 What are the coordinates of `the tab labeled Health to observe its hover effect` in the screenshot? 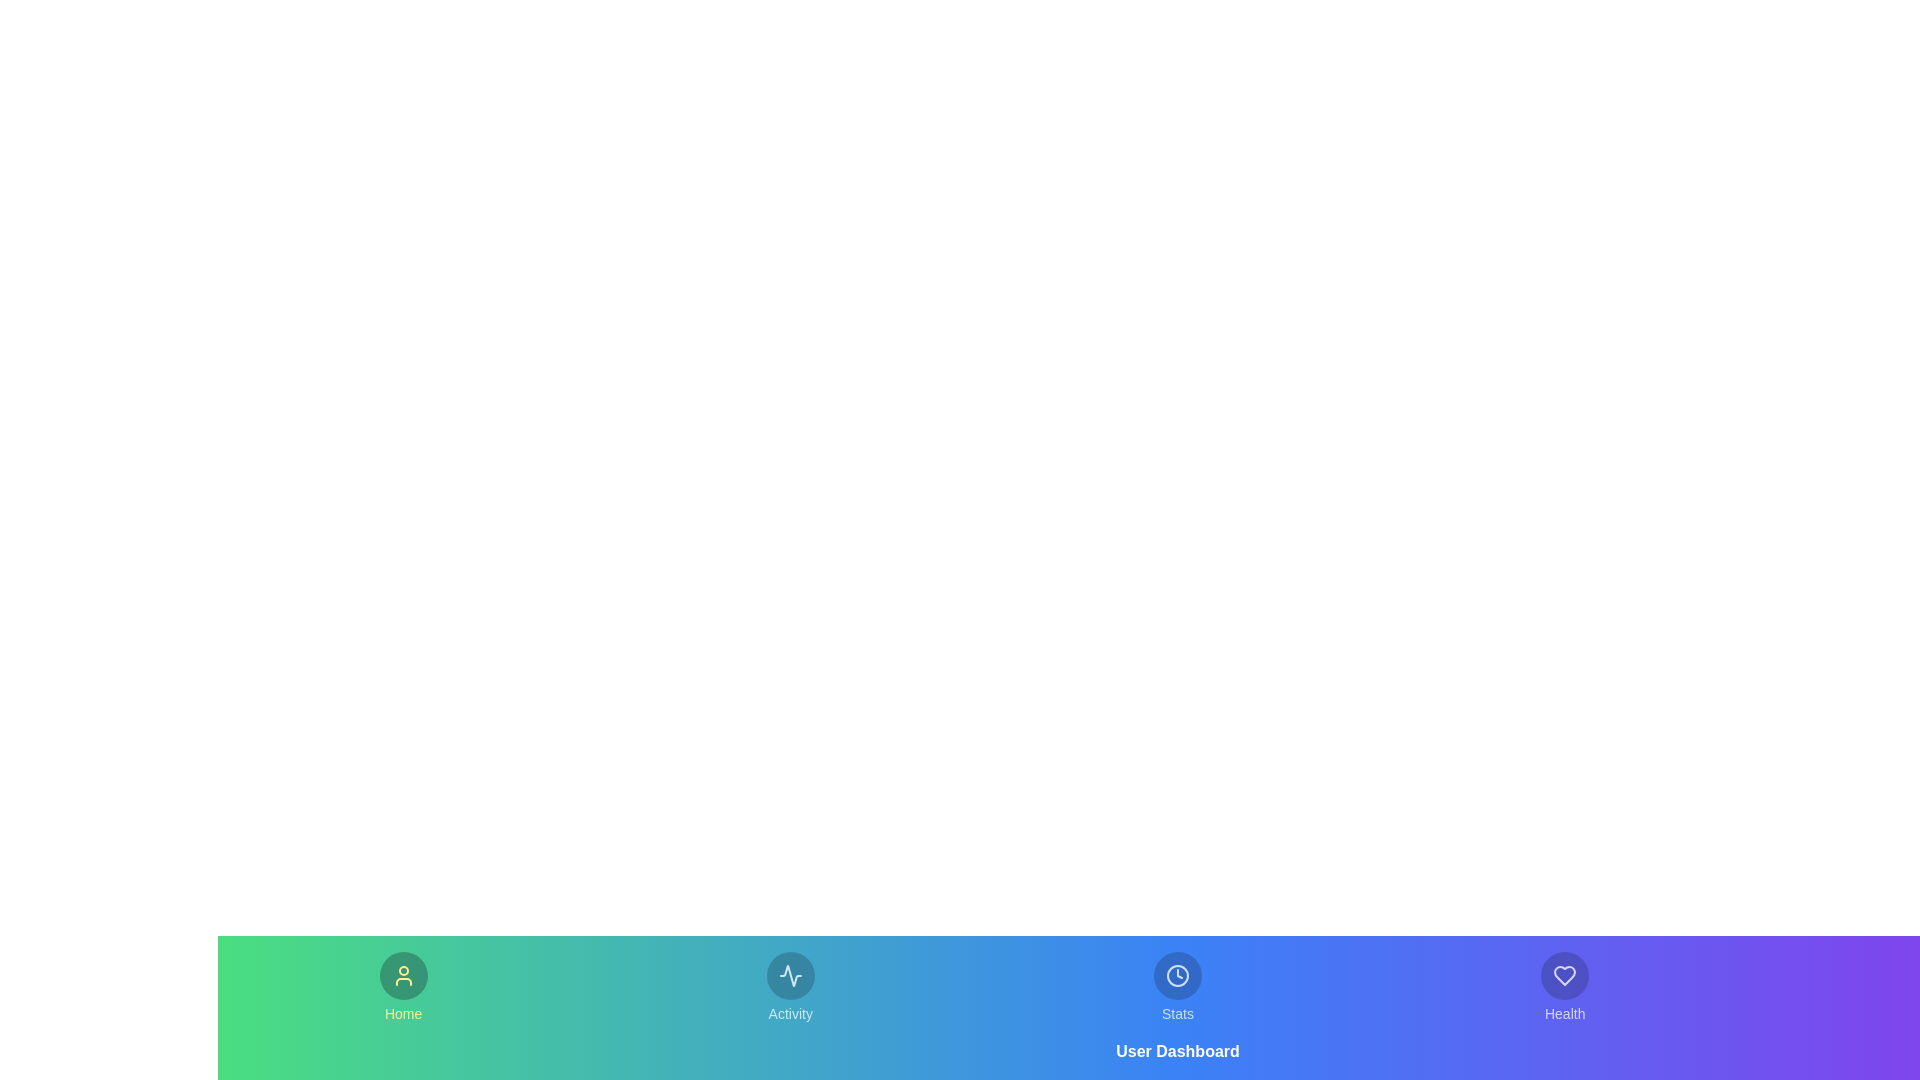 It's located at (1564, 986).